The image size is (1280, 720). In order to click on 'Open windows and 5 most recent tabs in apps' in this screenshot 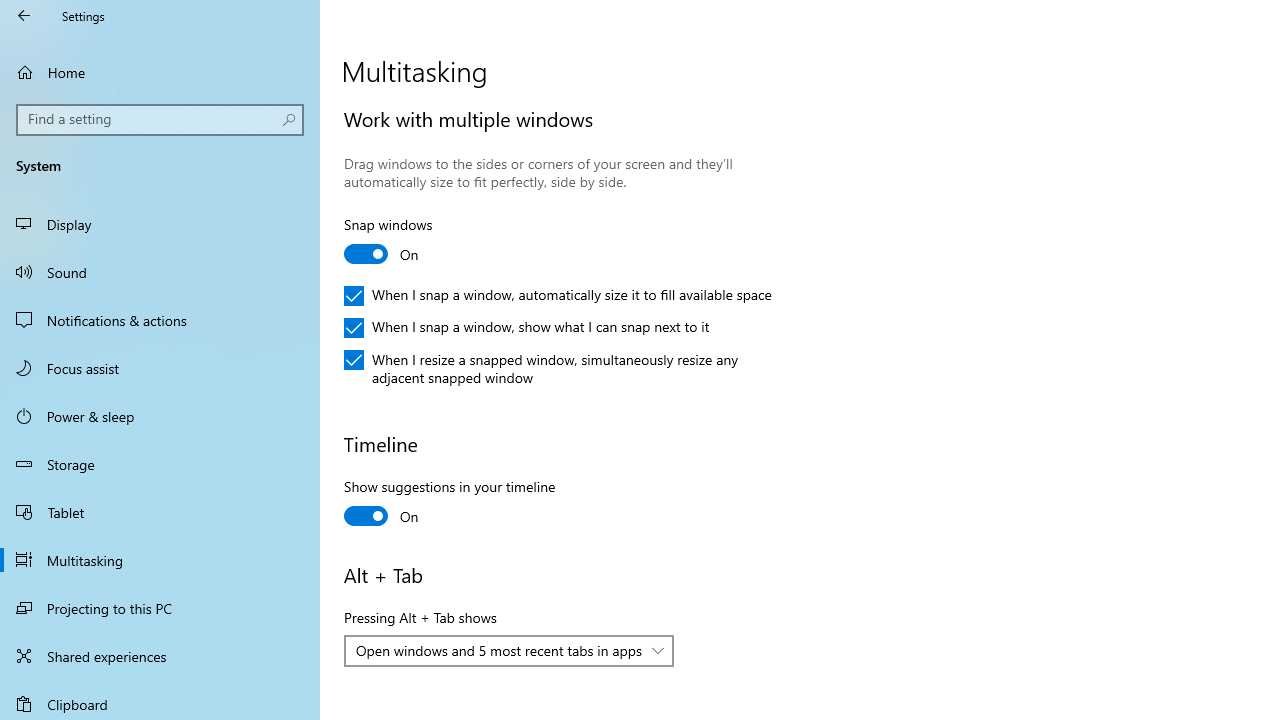, I will do `click(499, 650)`.